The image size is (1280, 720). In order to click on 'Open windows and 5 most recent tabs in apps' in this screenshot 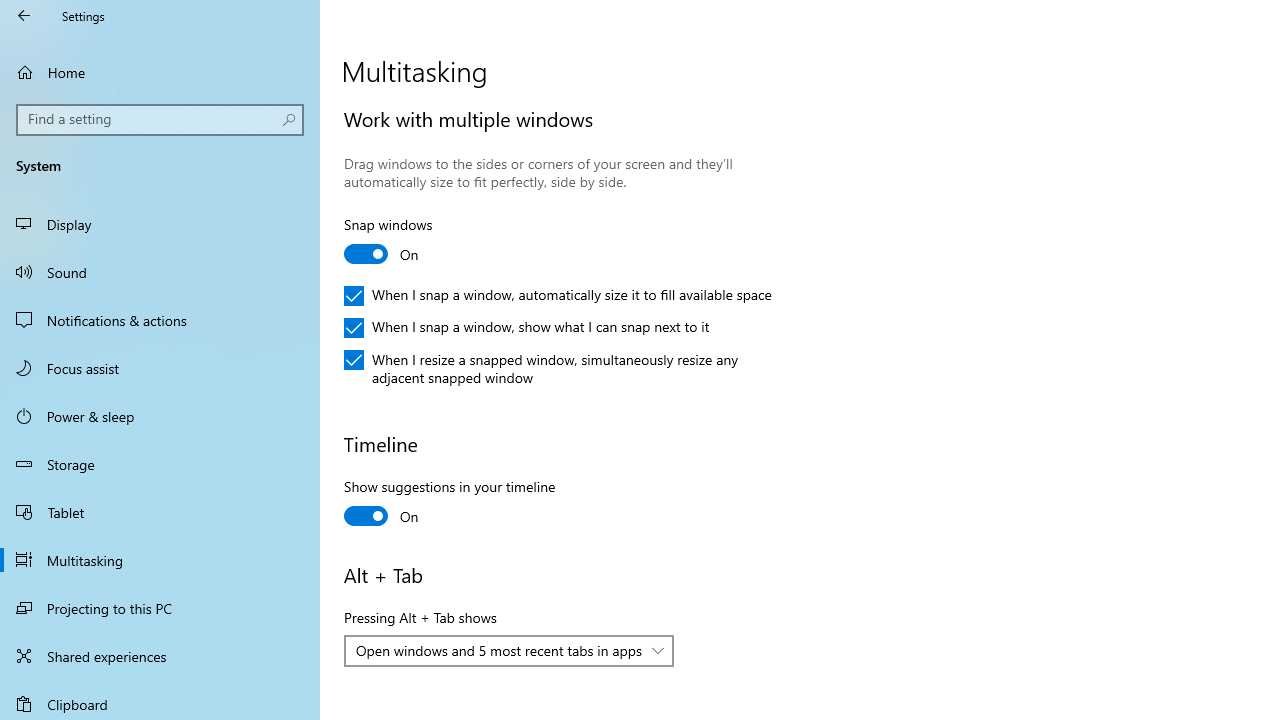, I will do `click(499, 650)`.